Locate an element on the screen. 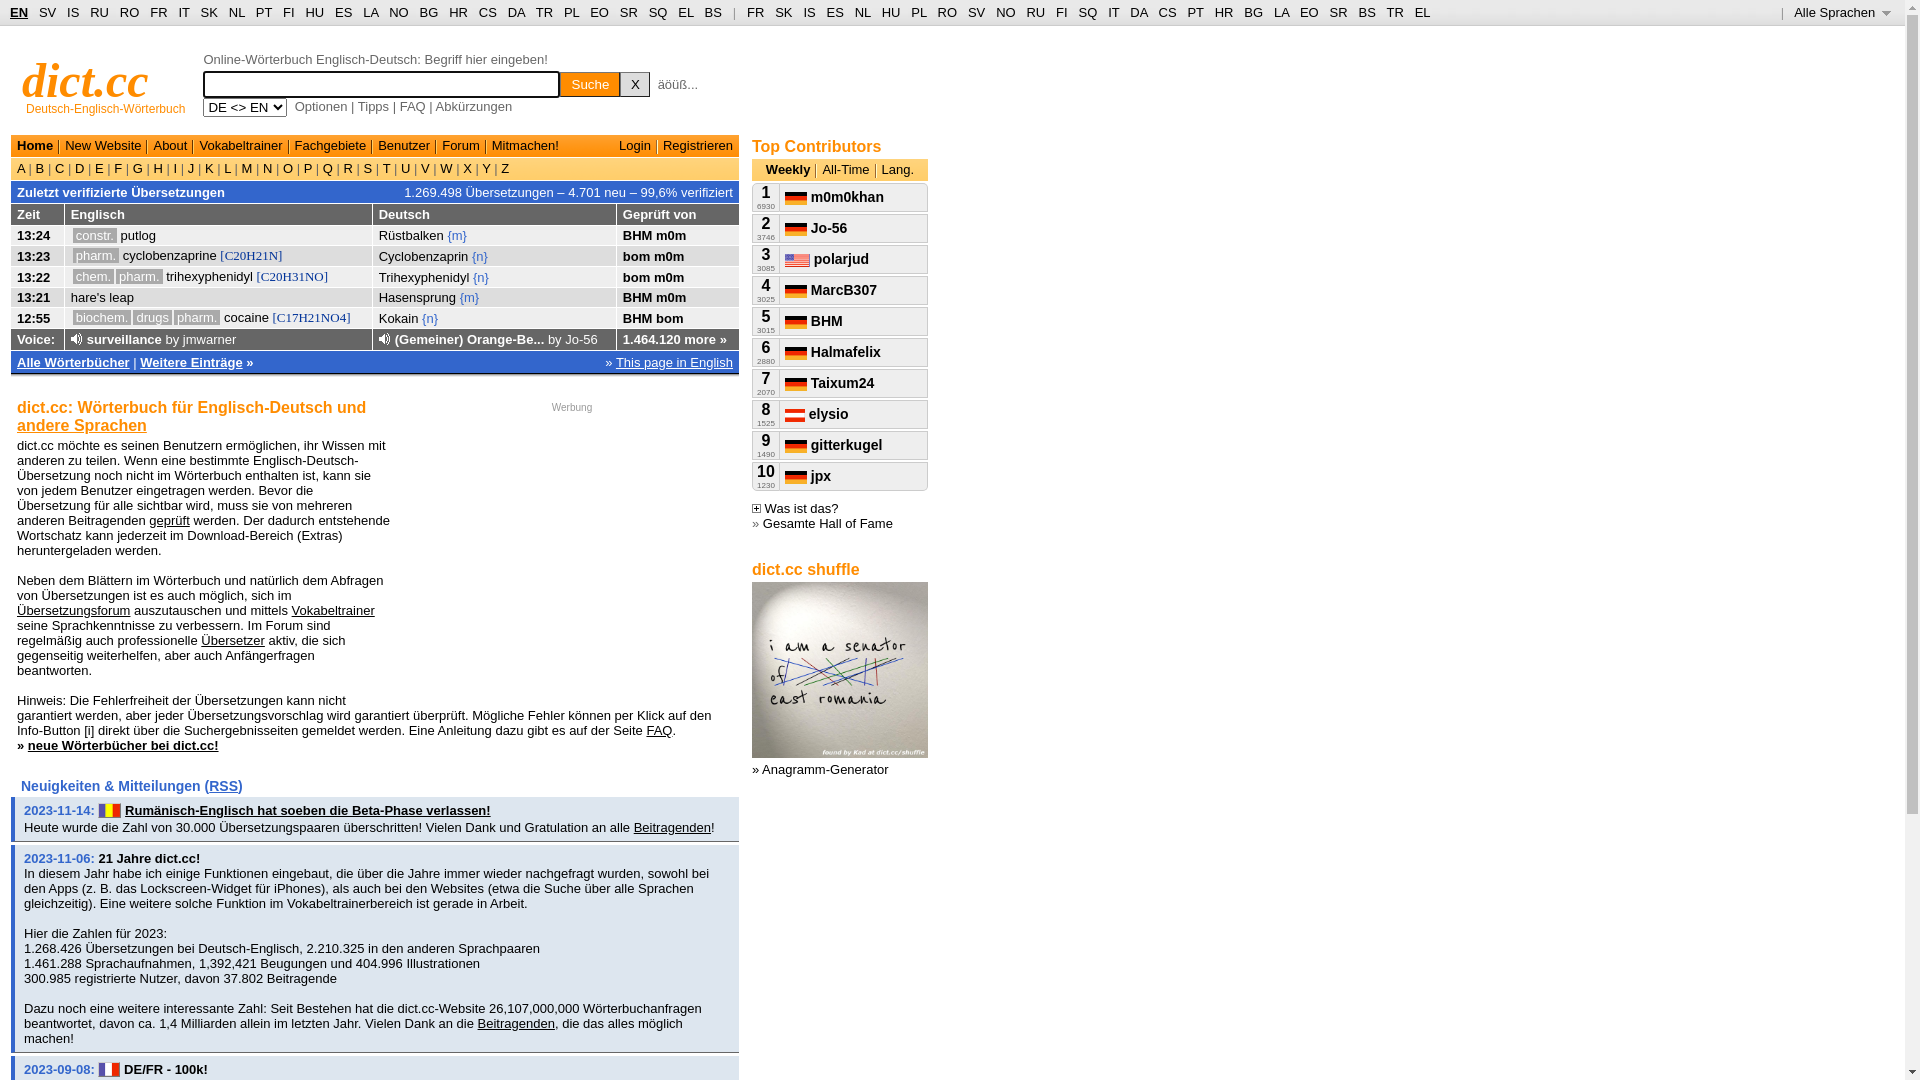 The height and width of the screenshot is (1080, 1920). 'cyclobenzaprine [C20H21N]' is located at coordinates (202, 254).